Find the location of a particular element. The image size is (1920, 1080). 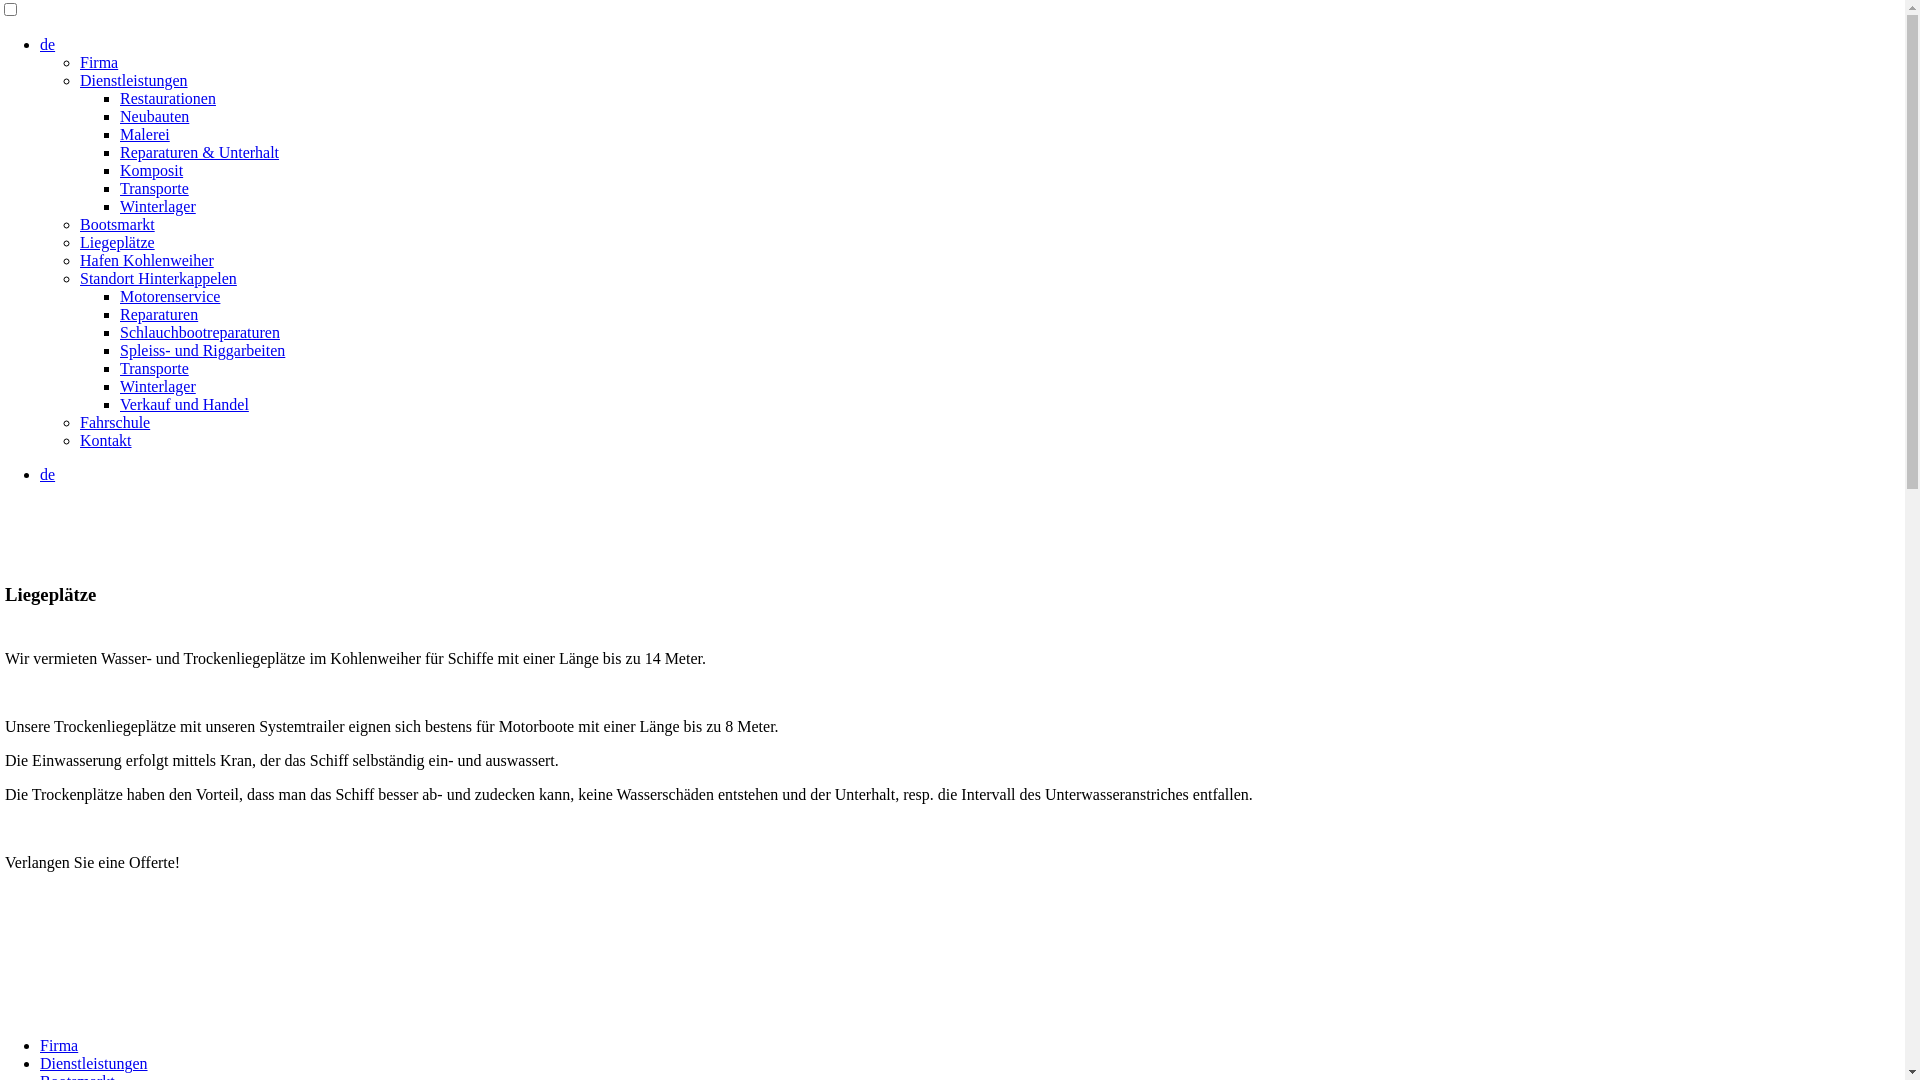

'Kontakt' is located at coordinates (104, 439).